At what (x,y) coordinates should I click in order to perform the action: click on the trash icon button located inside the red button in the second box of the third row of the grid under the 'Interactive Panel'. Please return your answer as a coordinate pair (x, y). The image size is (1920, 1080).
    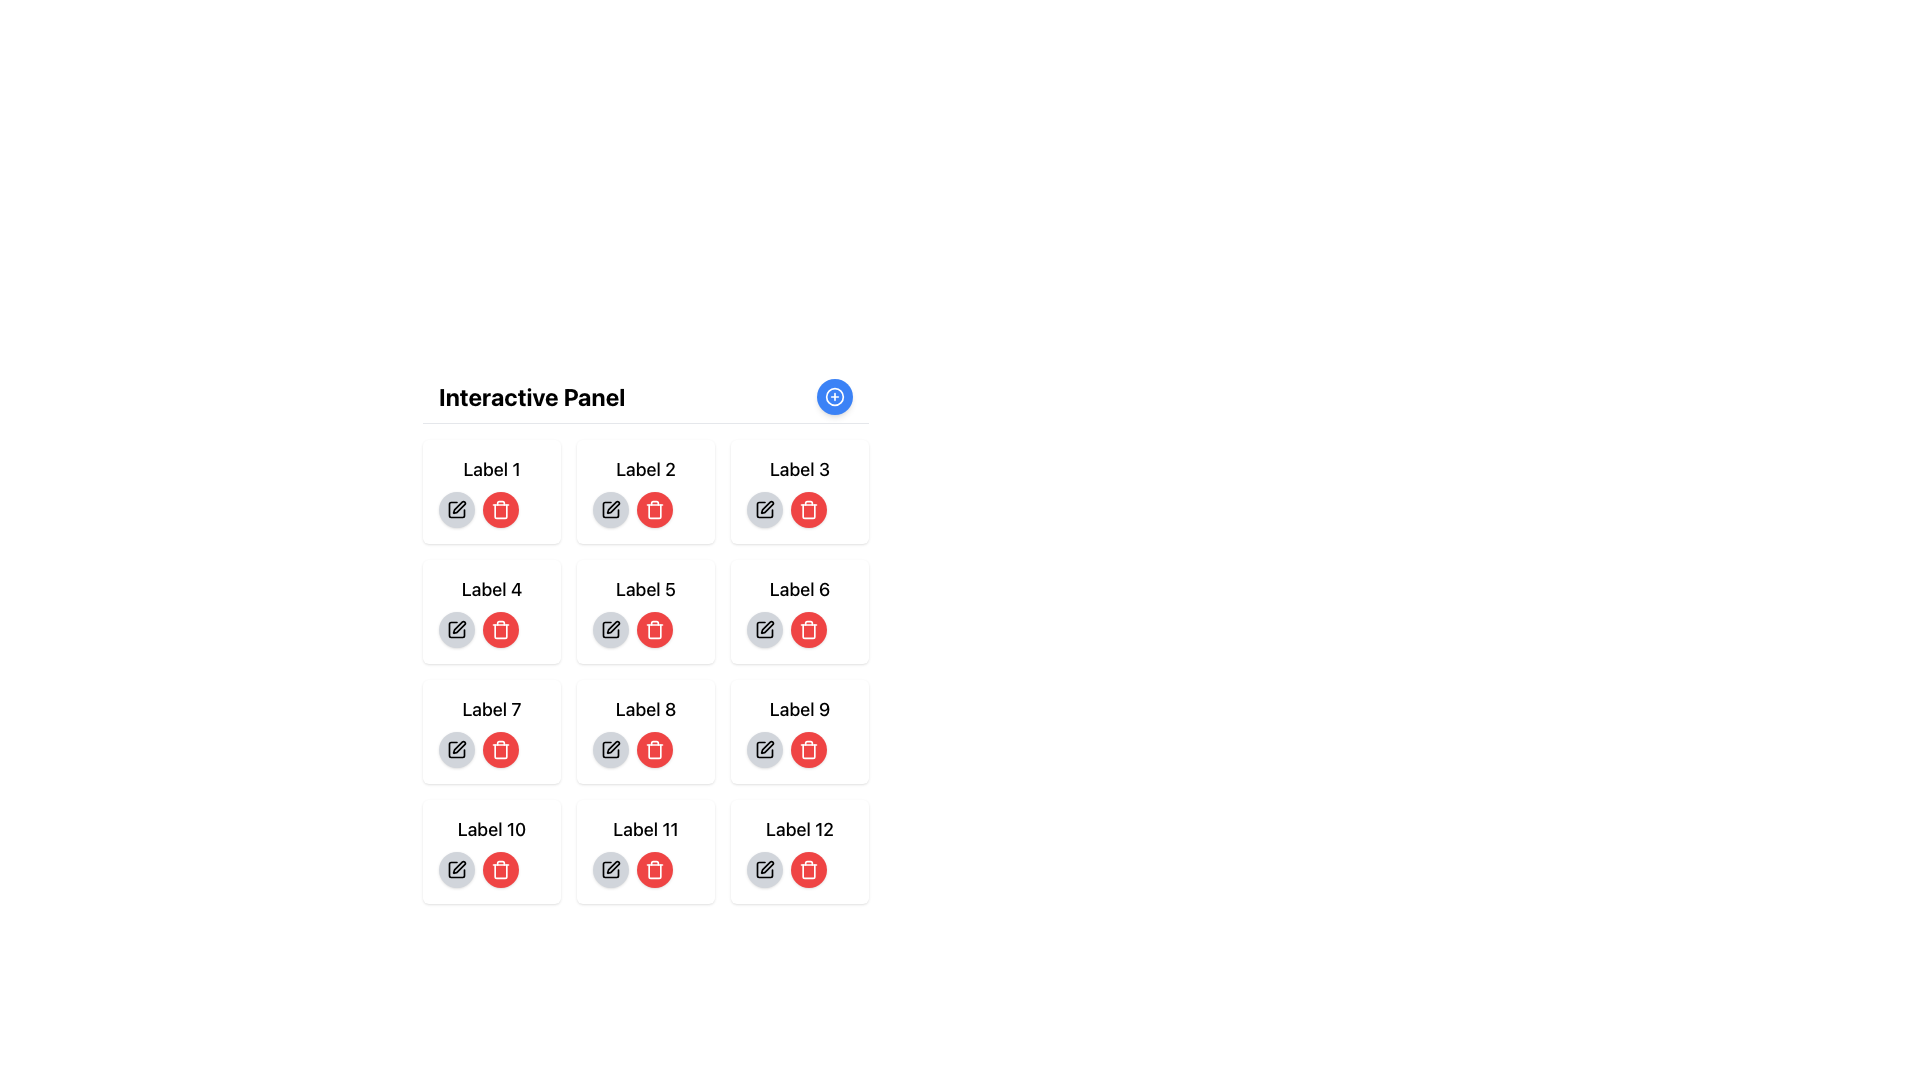
    Looking at the image, I should click on (654, 869).